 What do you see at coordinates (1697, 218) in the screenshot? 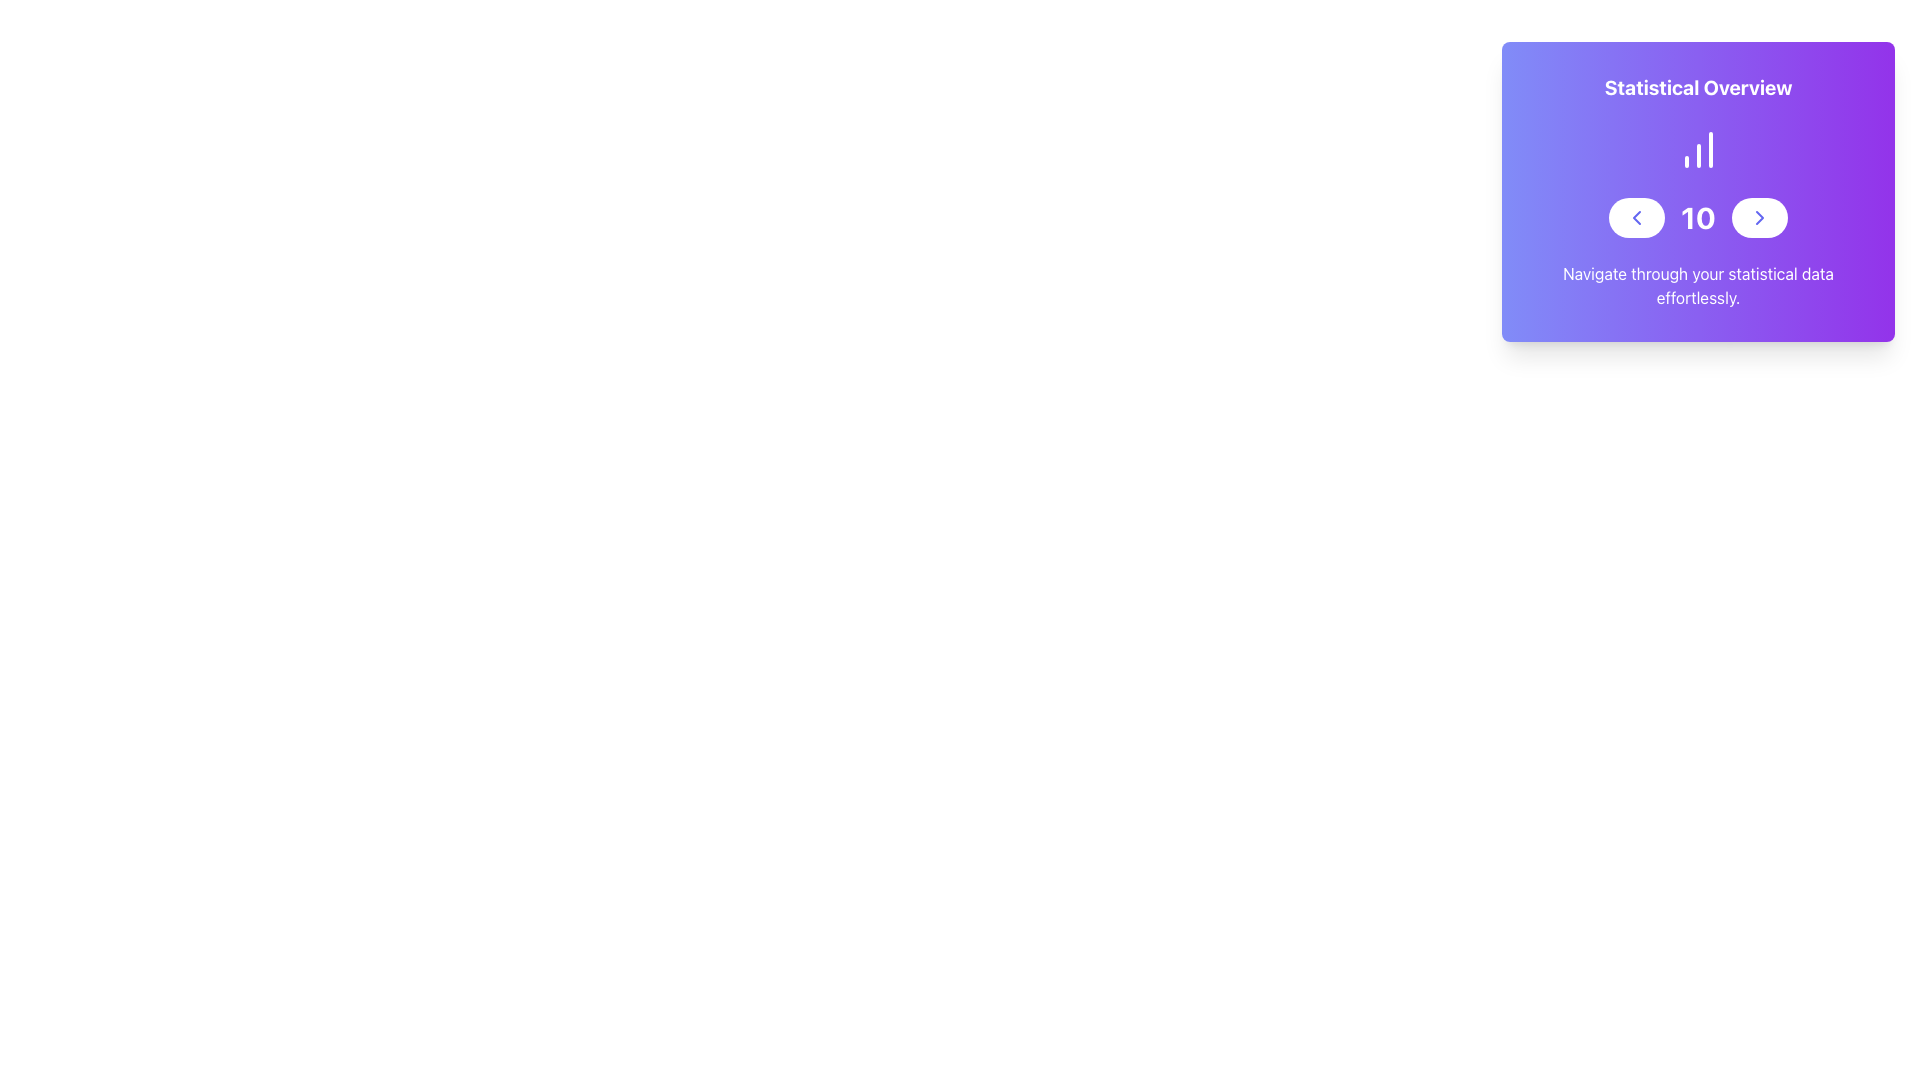
I see `the text element displaying the number '10', which is styled in a large, bold white typeface against a purple background` at bounding box center [1697, 218].